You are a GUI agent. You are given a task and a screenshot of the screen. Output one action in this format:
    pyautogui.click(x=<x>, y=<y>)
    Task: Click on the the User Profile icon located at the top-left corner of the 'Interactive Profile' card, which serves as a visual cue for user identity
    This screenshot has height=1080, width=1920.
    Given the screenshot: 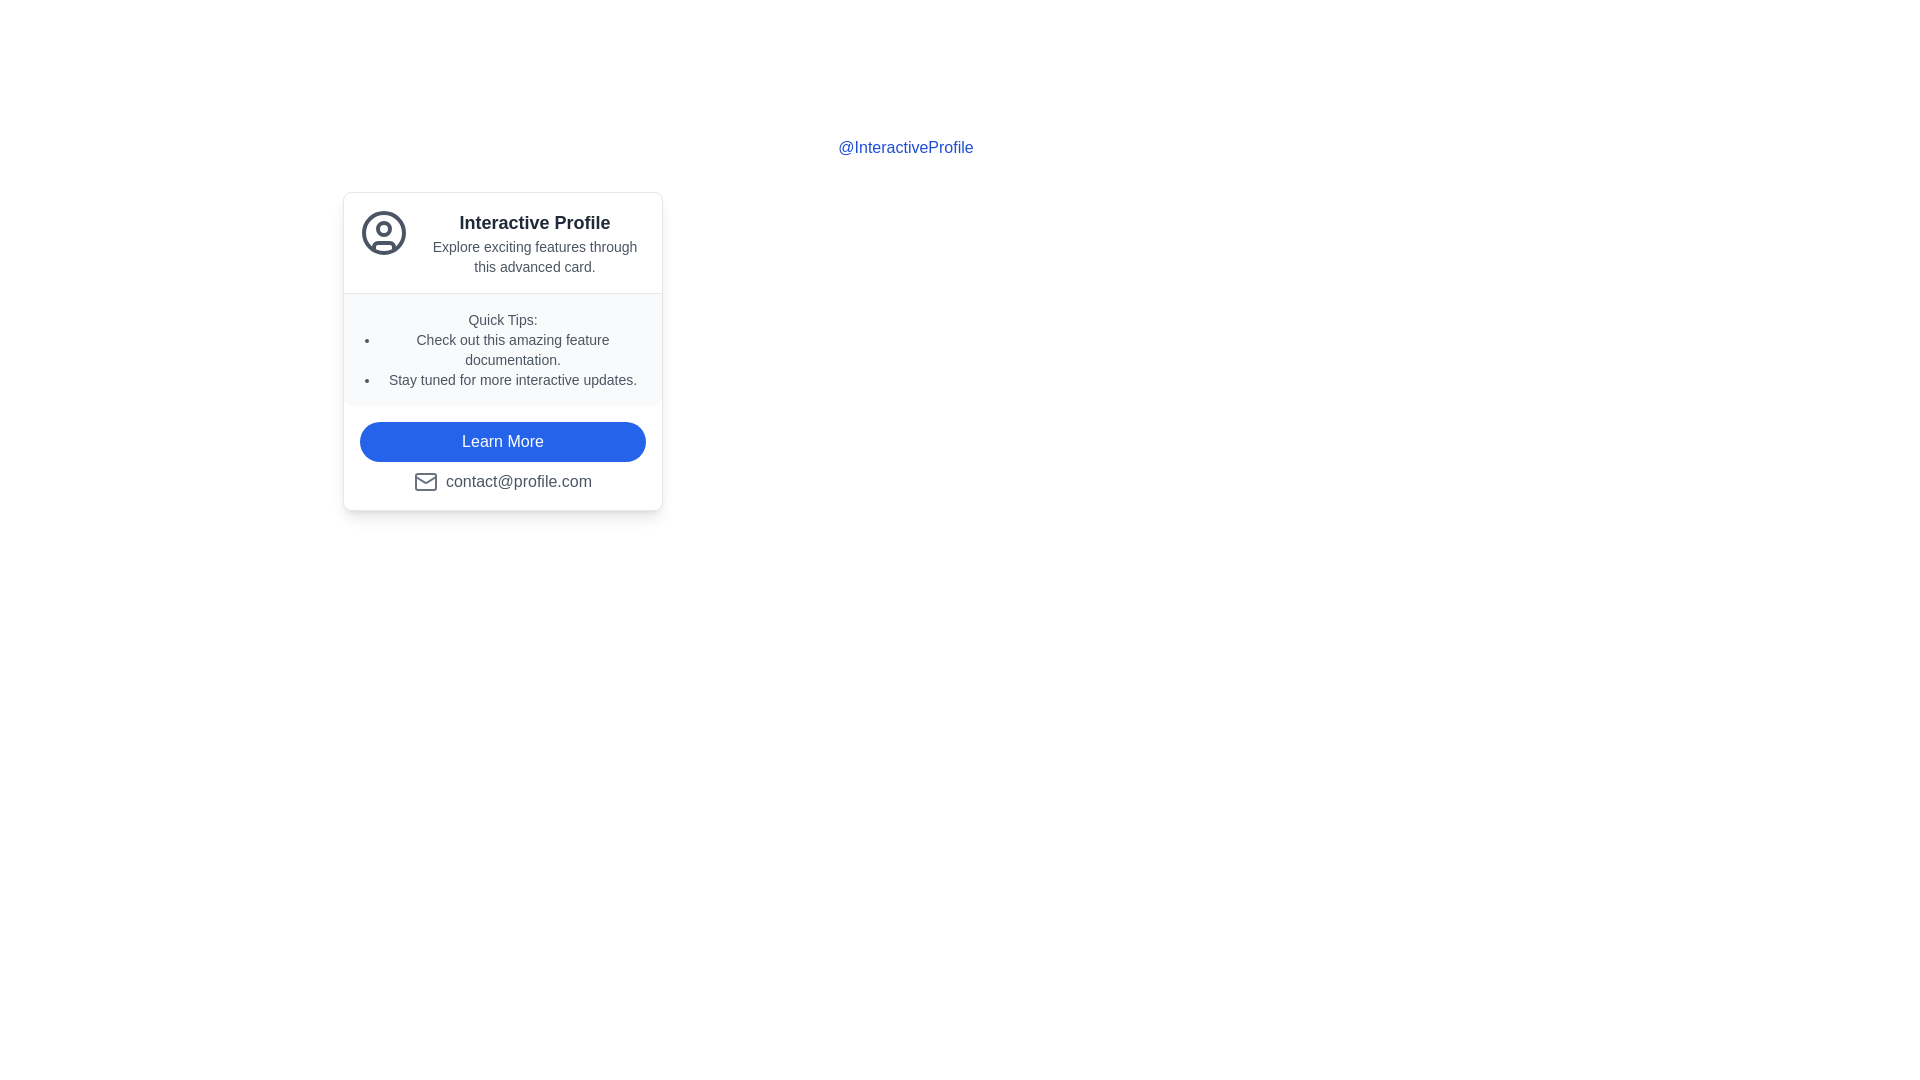 What is the action you would take?
    pyautogui.click(x=384, y=231)
    